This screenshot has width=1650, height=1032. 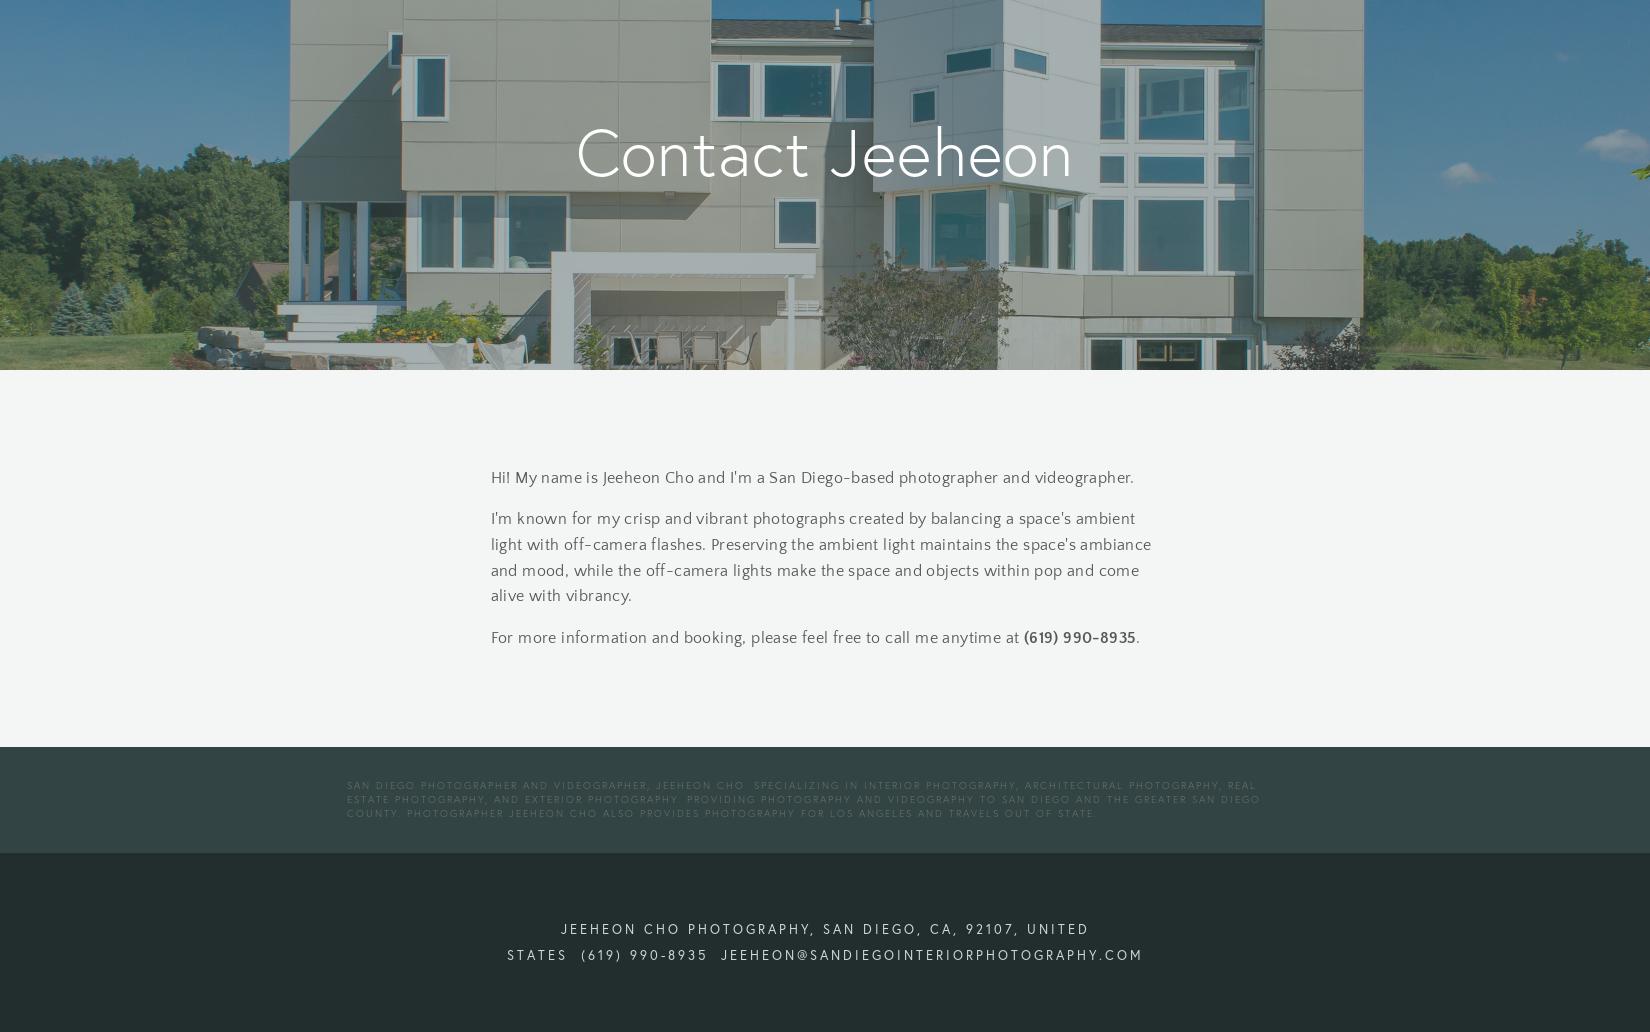 I want to click on 'I'm known for my crisp and vibrant photographs created by balancing a space's ambient light with off-camera flashes. Preserving the ambient light maintains the space's ambiance and mood, while the off-camera lights make the space and objects within pop and come alive with vibrancy.', so click(x=822, y=557).